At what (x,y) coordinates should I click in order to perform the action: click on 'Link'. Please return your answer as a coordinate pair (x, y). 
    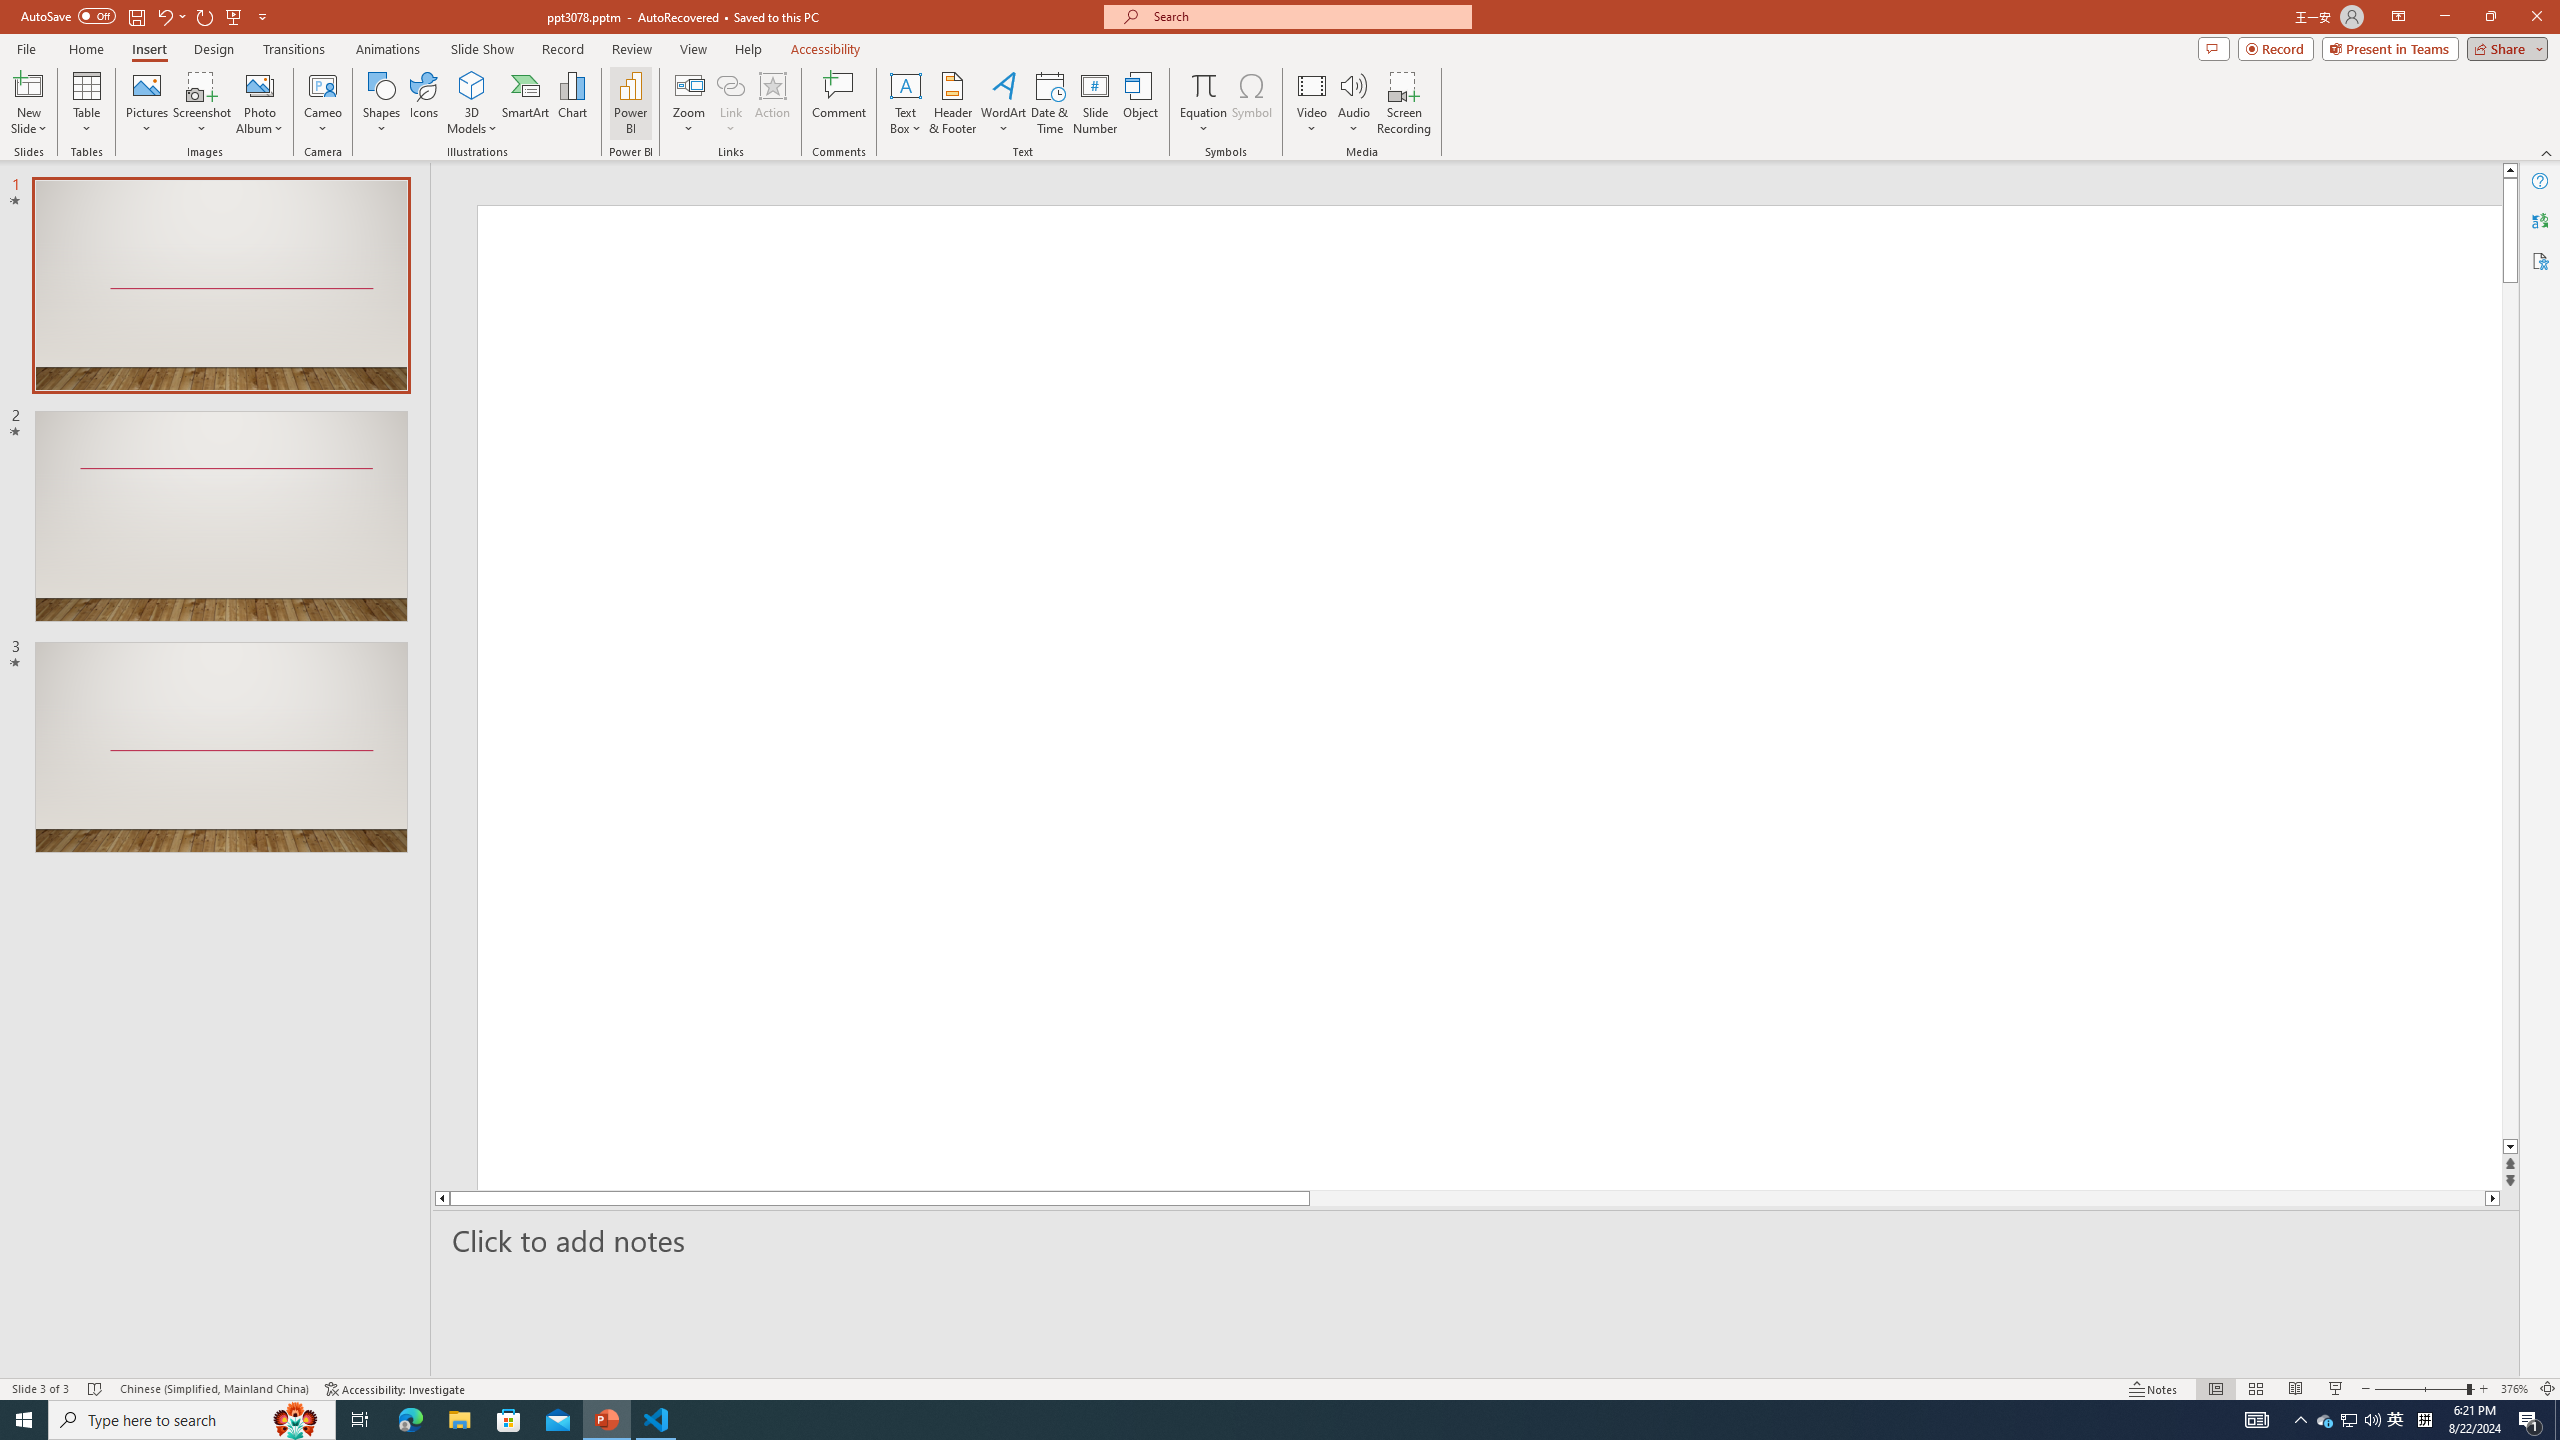
    Looking at the image, I should click on (729, 84).